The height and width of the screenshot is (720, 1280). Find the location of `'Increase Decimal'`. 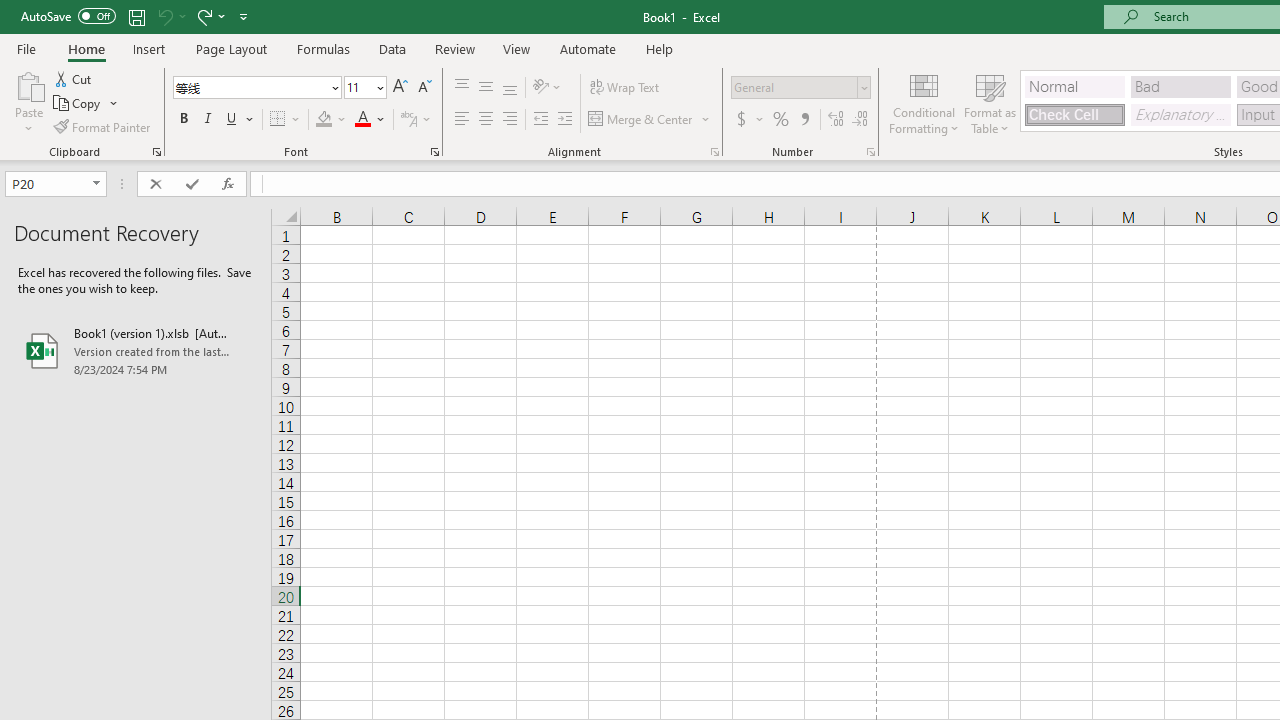

'Increase Decimal' is located at coordinates (836, 119).